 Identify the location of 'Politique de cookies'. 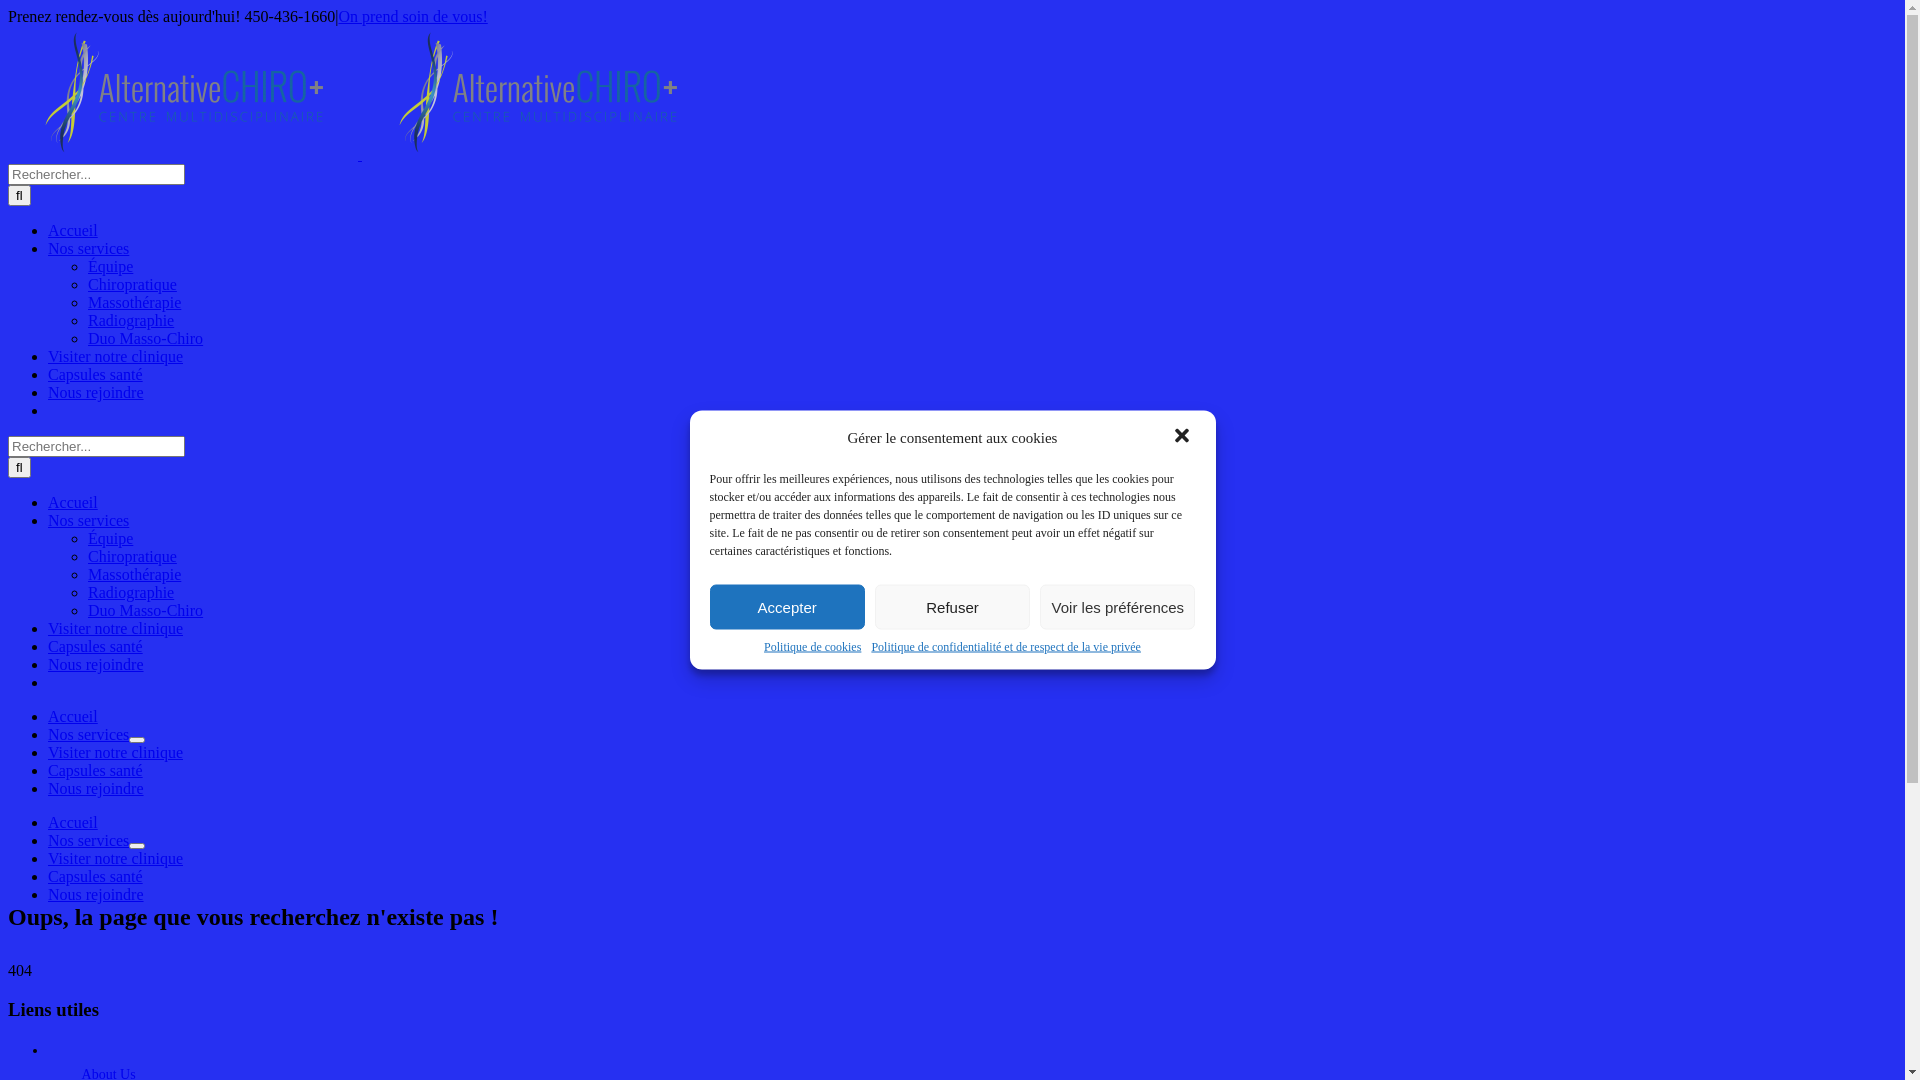
(762, 647).